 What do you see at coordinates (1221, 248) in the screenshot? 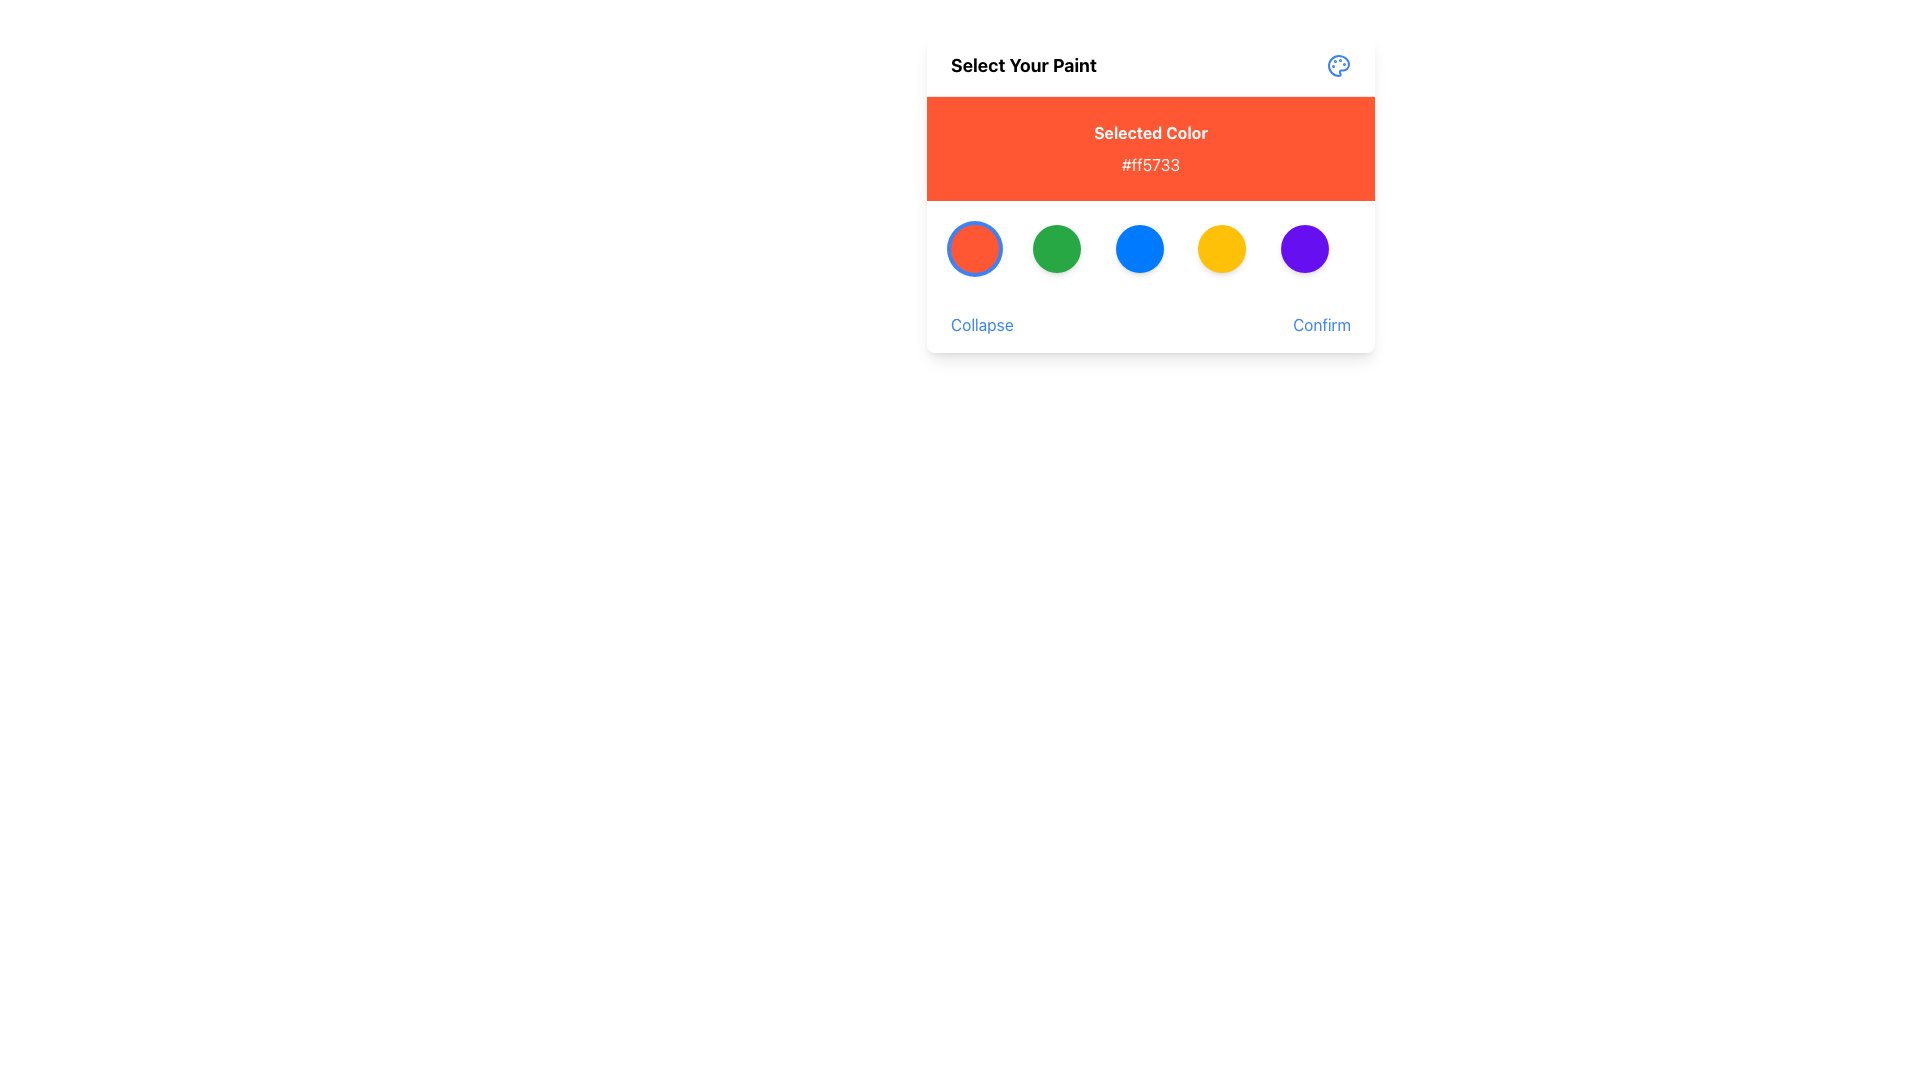
I see `the fourth circular button in the color palette` at bounding box center [1221, 248].